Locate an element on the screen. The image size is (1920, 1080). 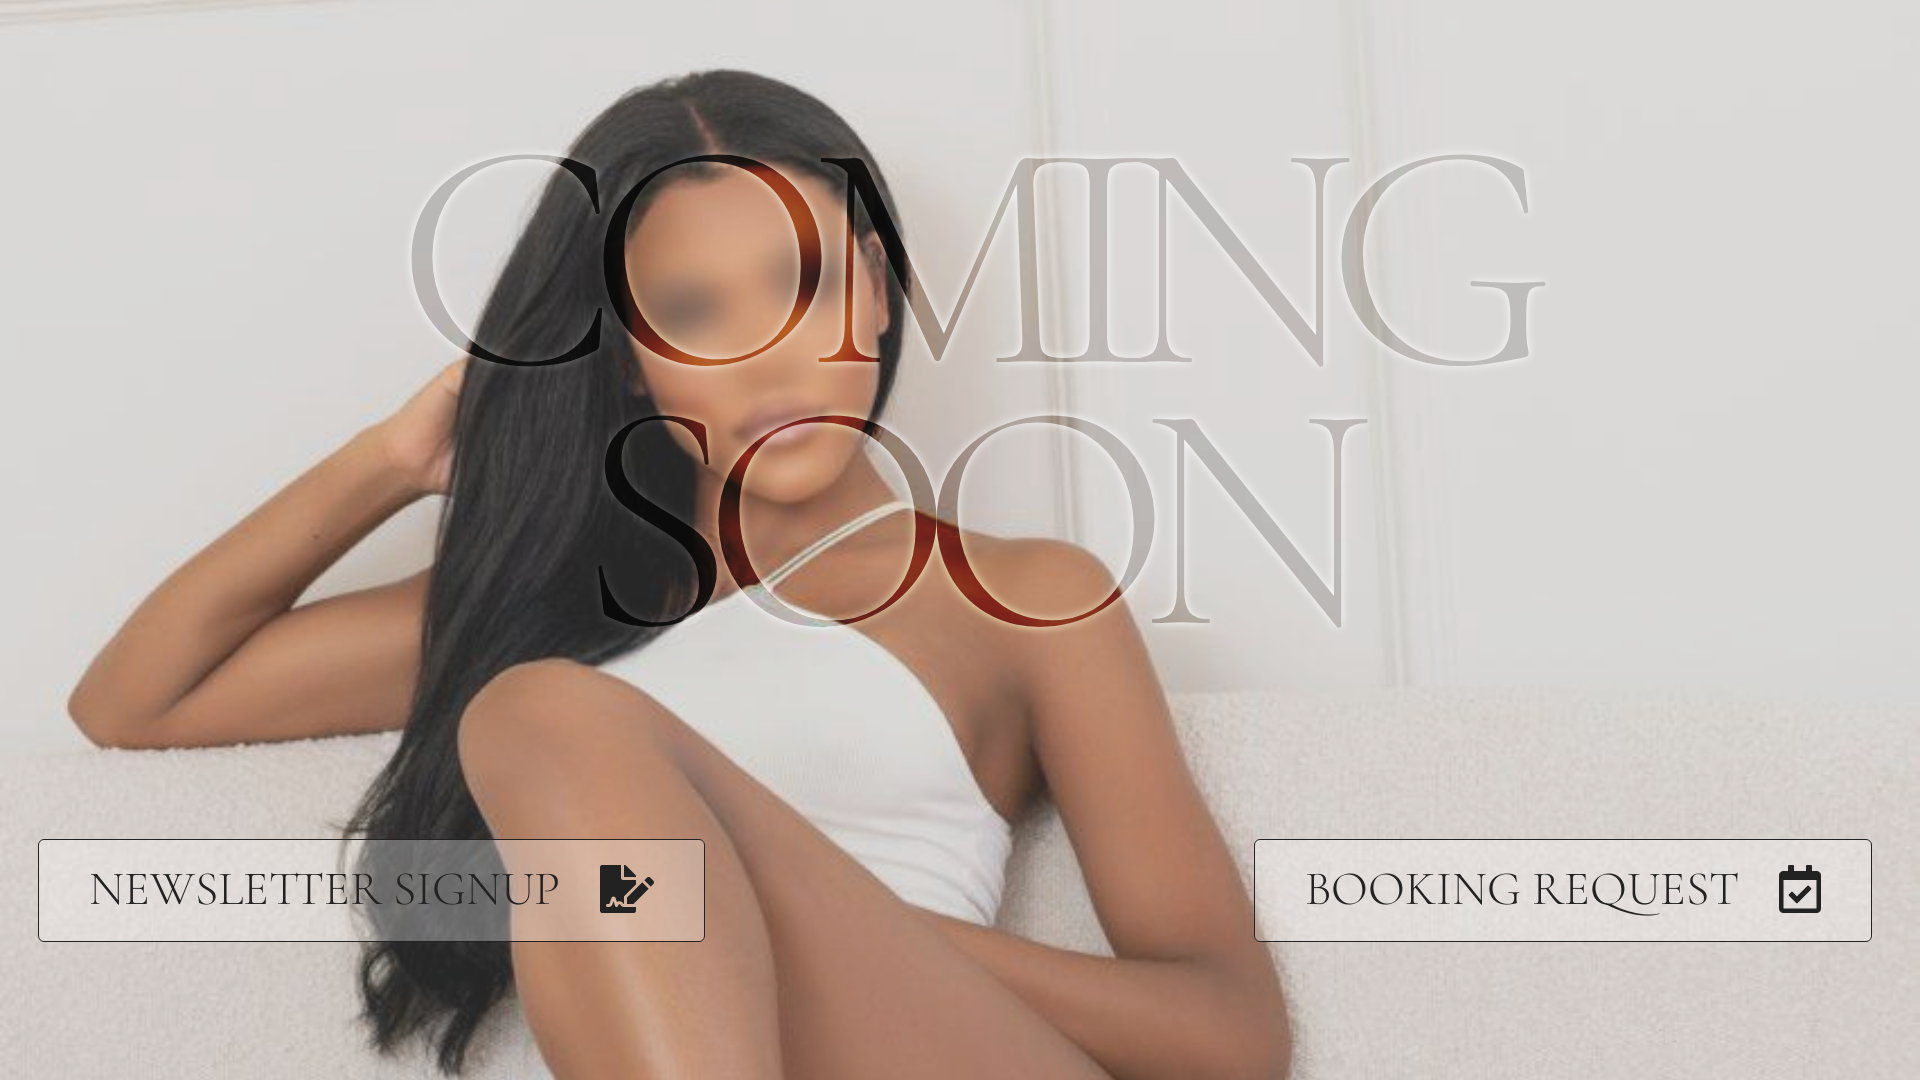
'NEWSLETTER SIGNUP' is located at coordinates (371, 889).